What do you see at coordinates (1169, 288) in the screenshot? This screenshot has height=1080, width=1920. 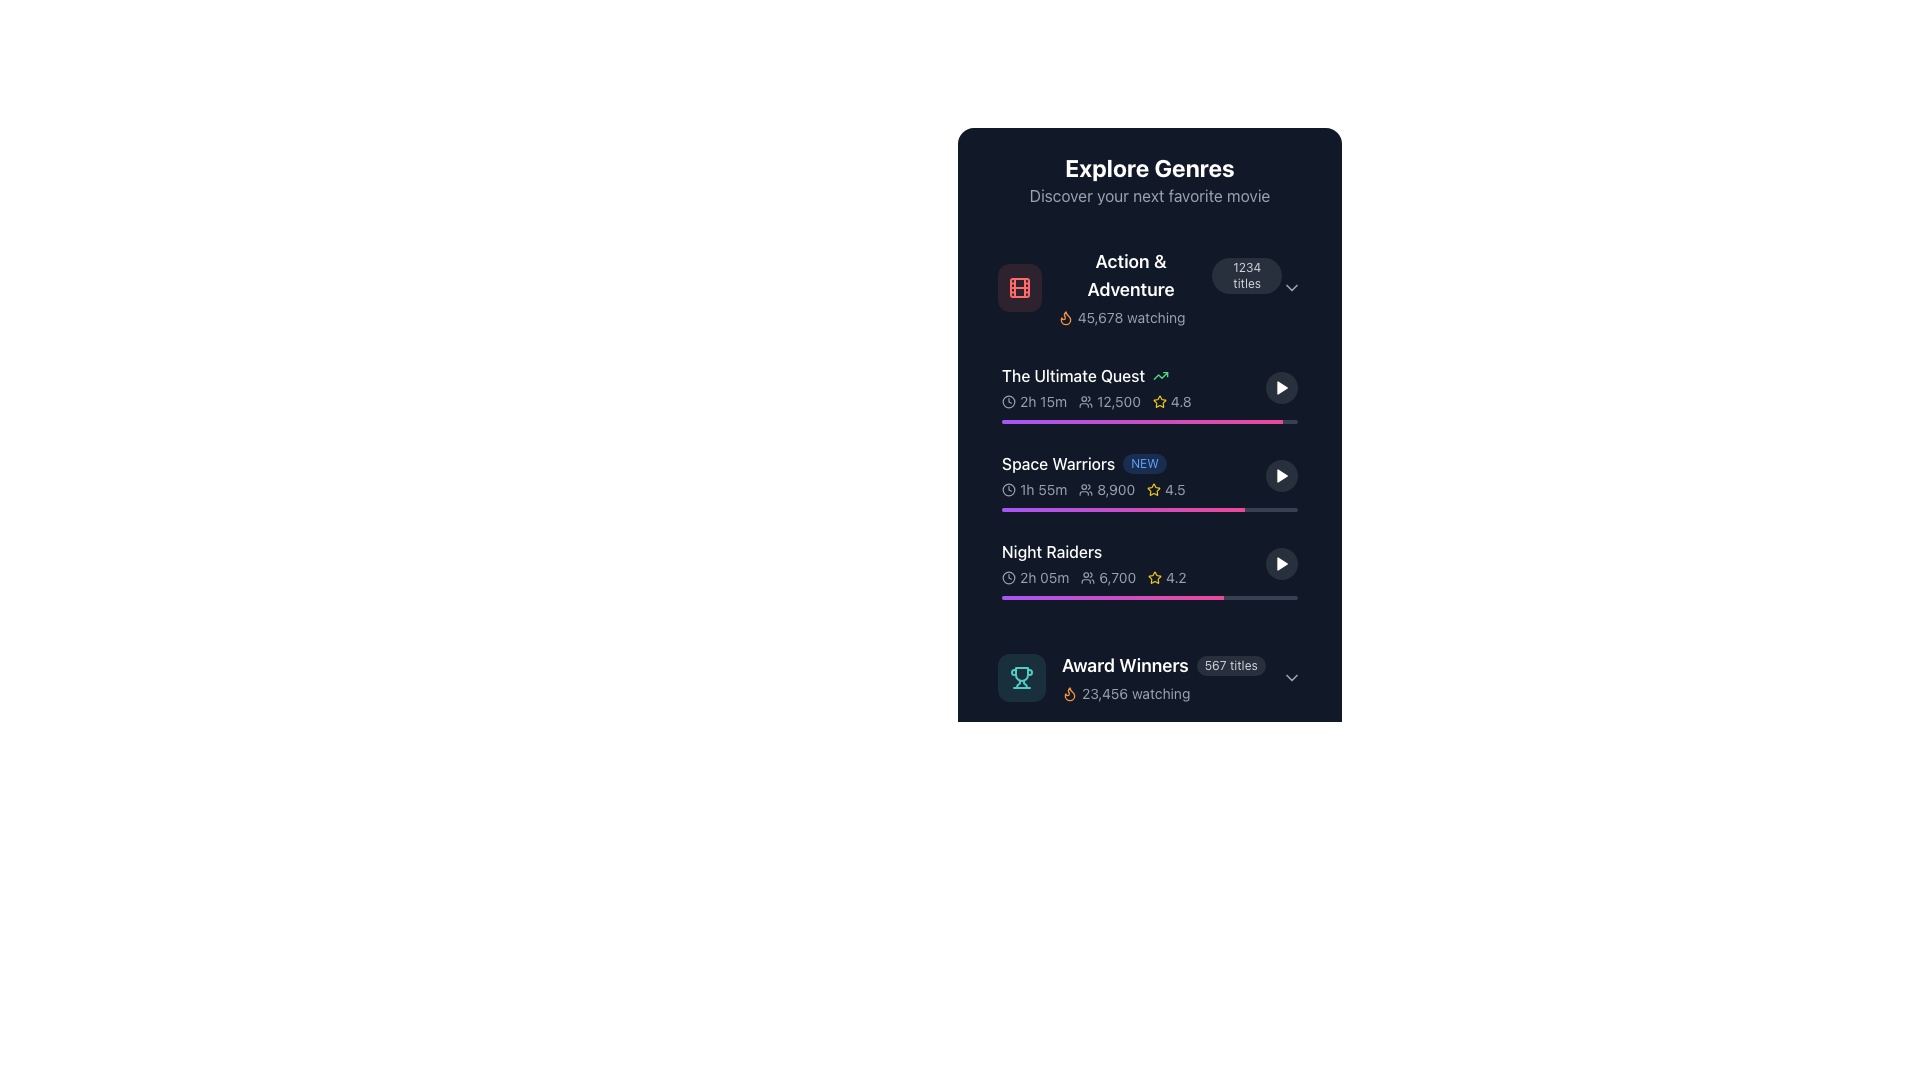 I see `text label 'Action & Adventure' and its associated metadata '1234 titles' and '45,678 watching' from the text block located in the 'Explore Genres' panel, positioned at the specified coordinates` at bounding box center [1169, 288].